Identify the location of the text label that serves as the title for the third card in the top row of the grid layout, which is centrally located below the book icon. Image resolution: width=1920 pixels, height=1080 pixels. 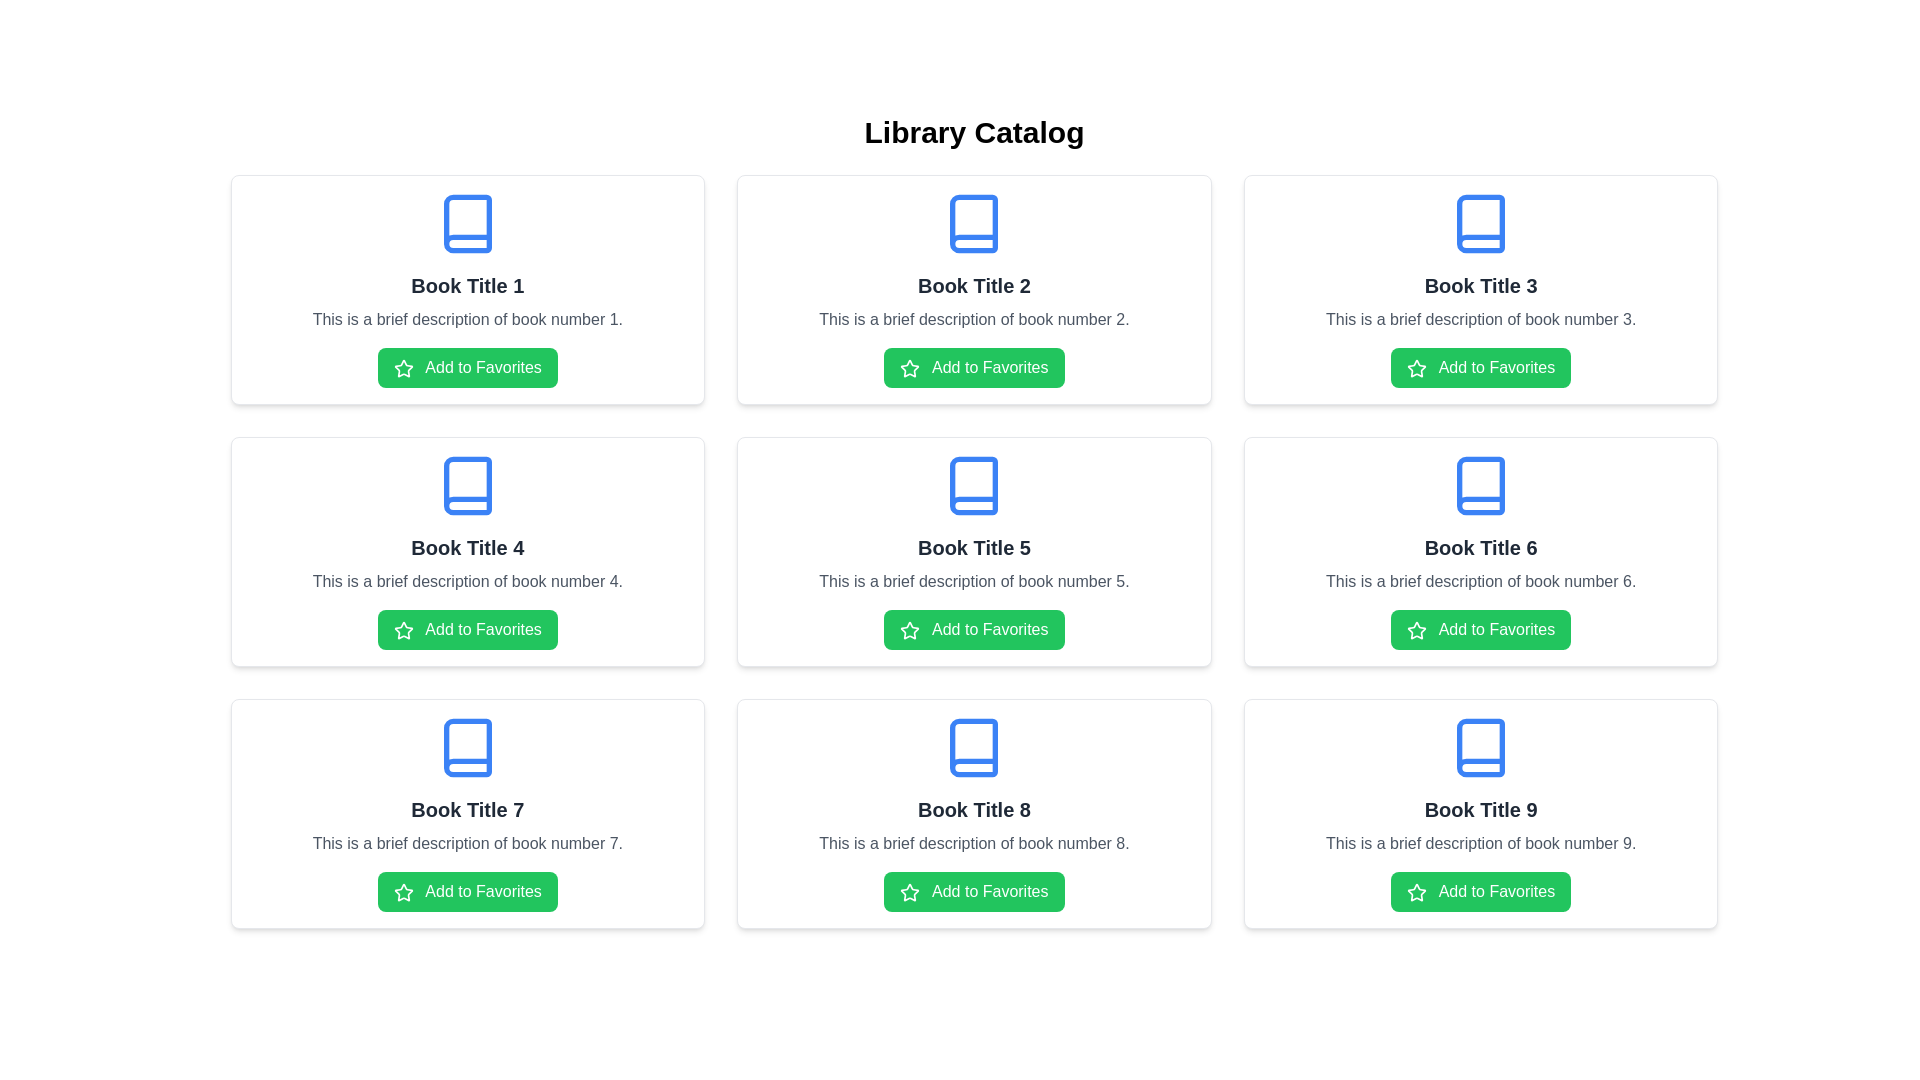
(1481, 285).